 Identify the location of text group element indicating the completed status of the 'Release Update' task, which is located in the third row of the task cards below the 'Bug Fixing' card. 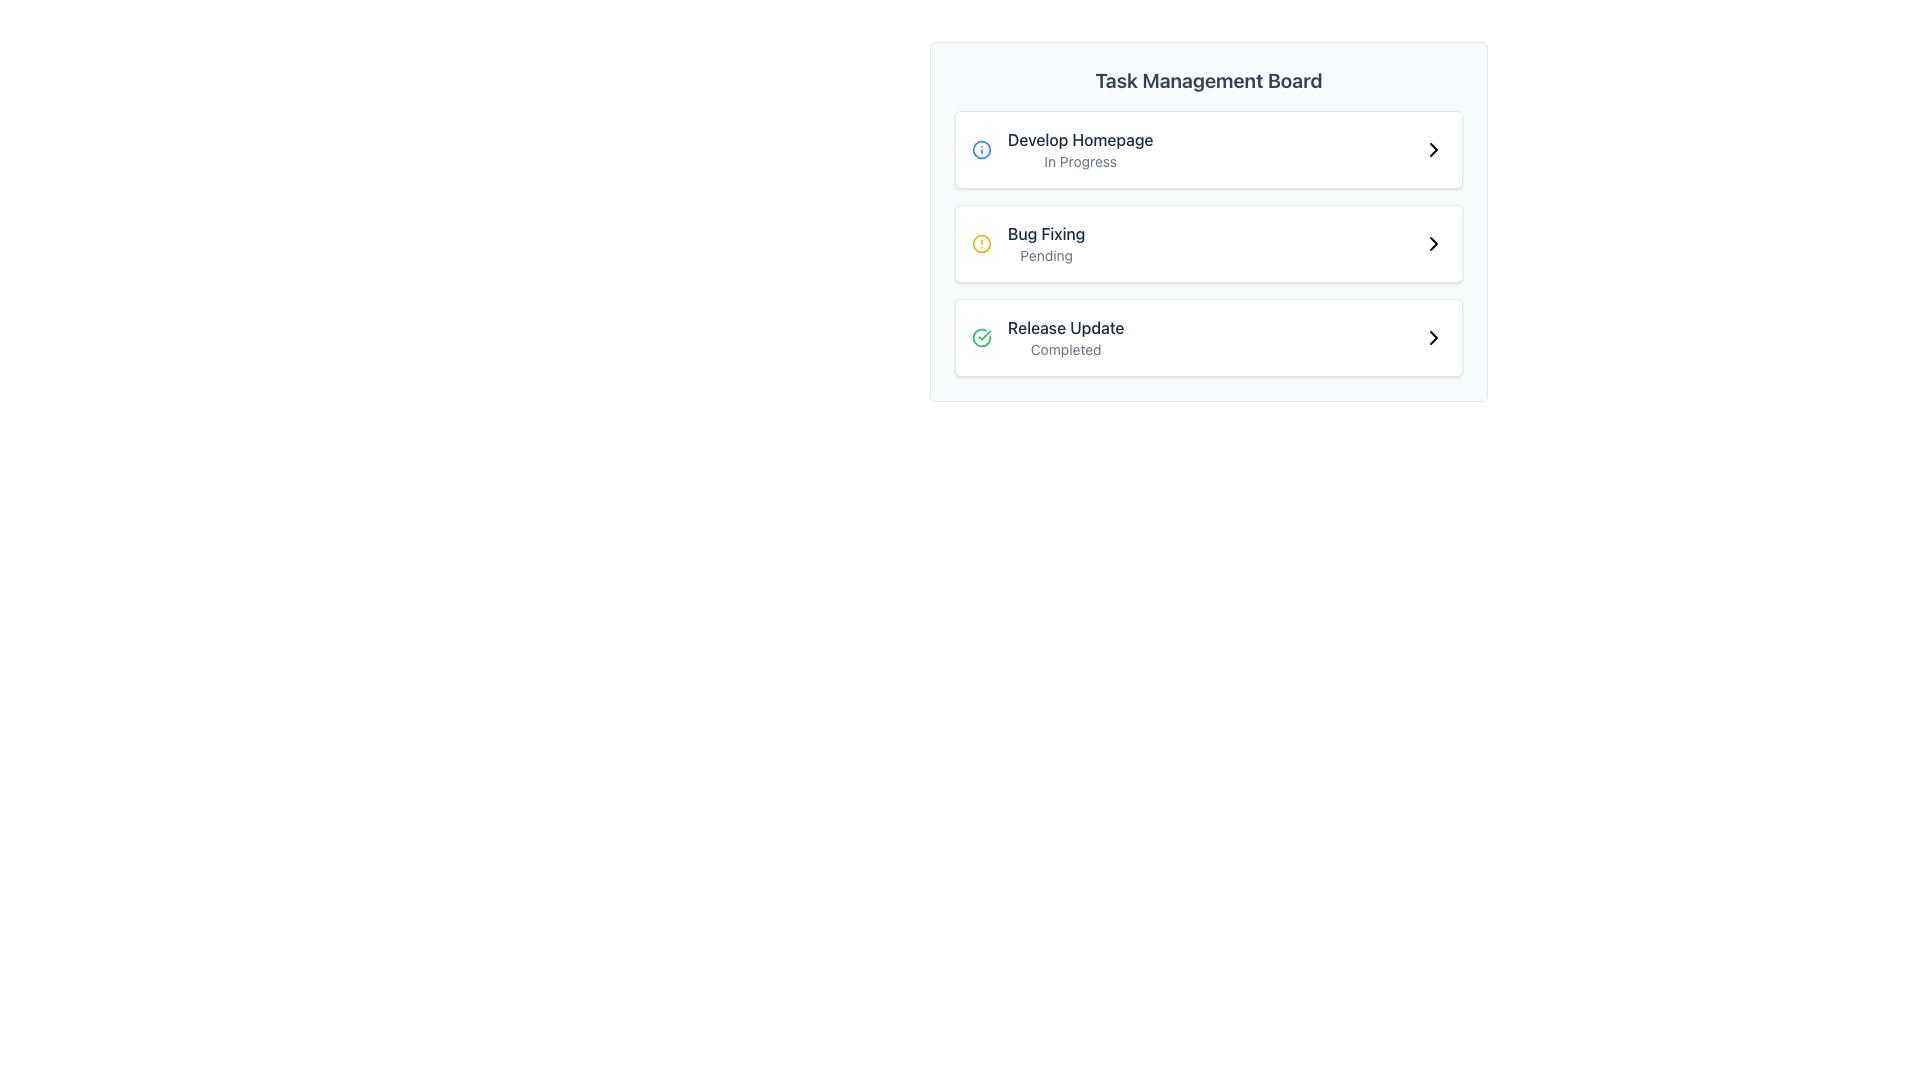
(1047, 337).